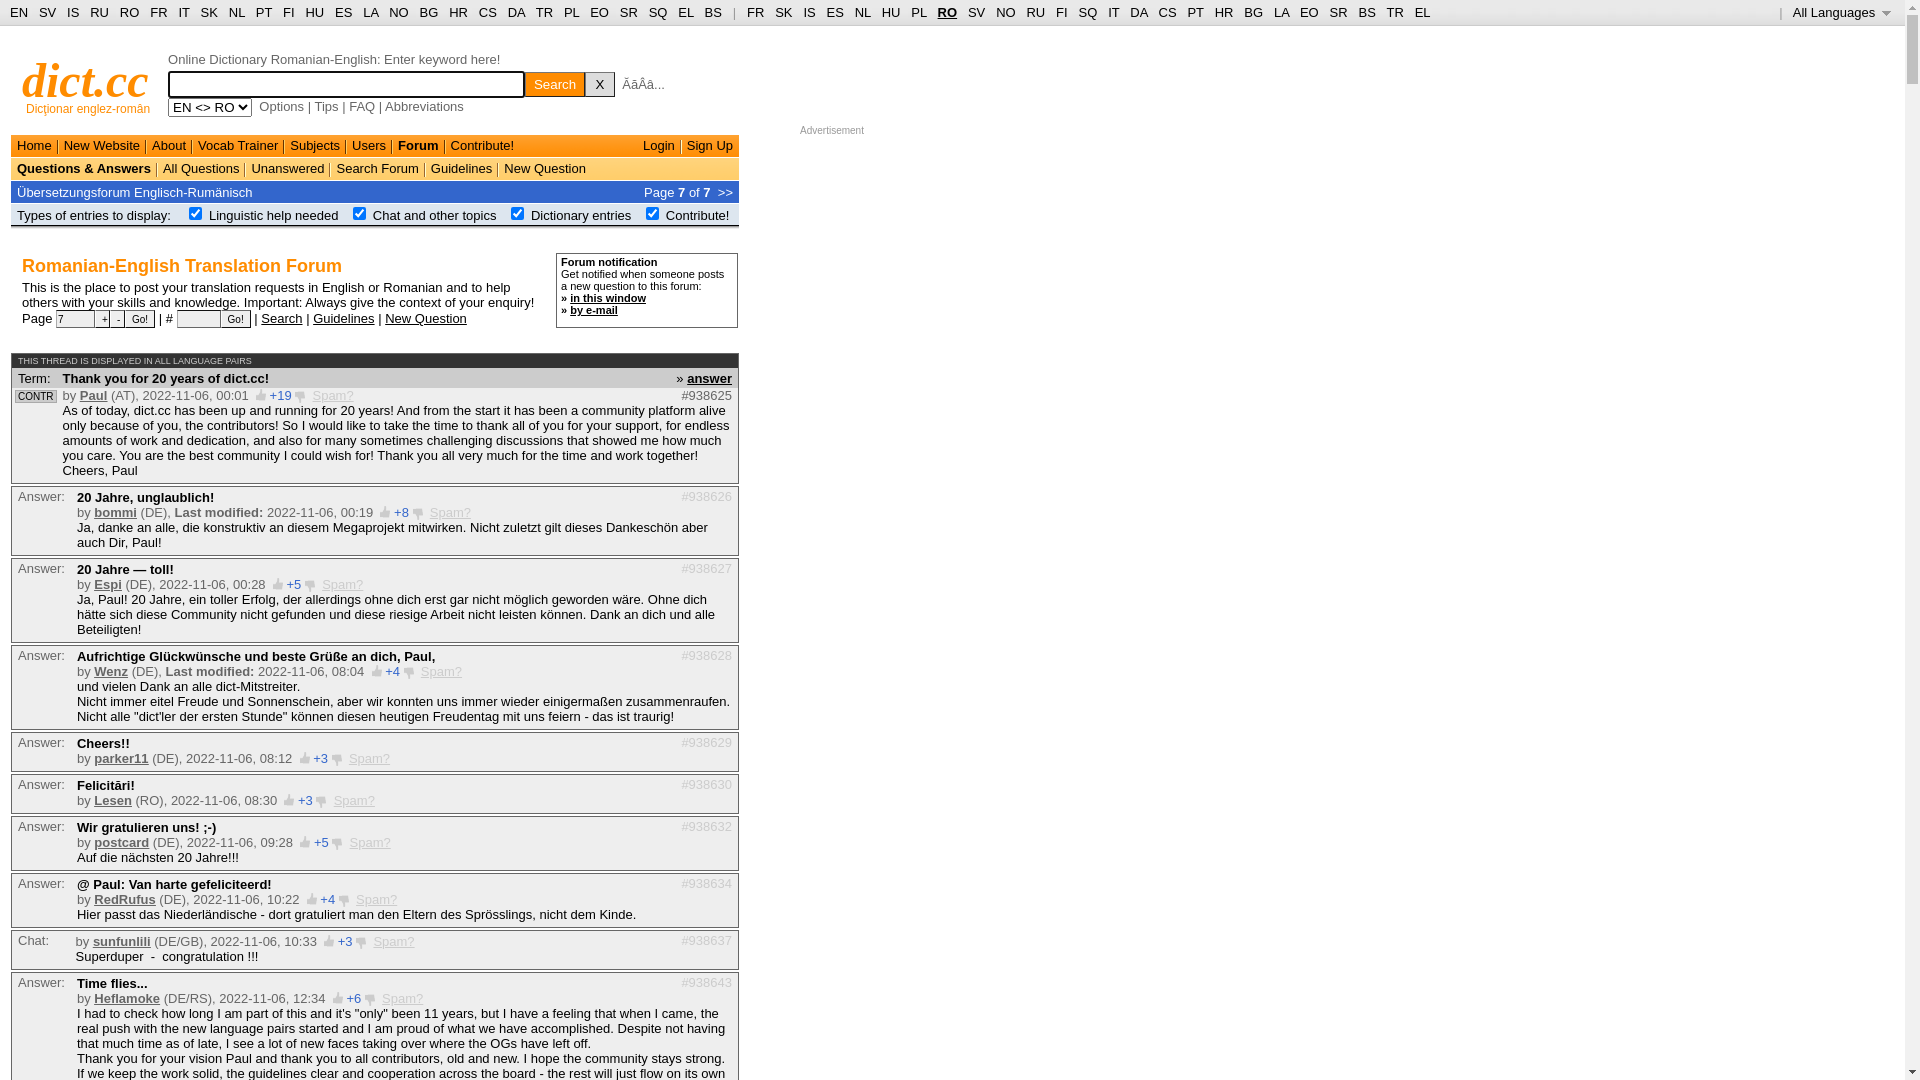 This screenshot has height=1080, width=1920. I want to click on 'Login', so click(658, 144).